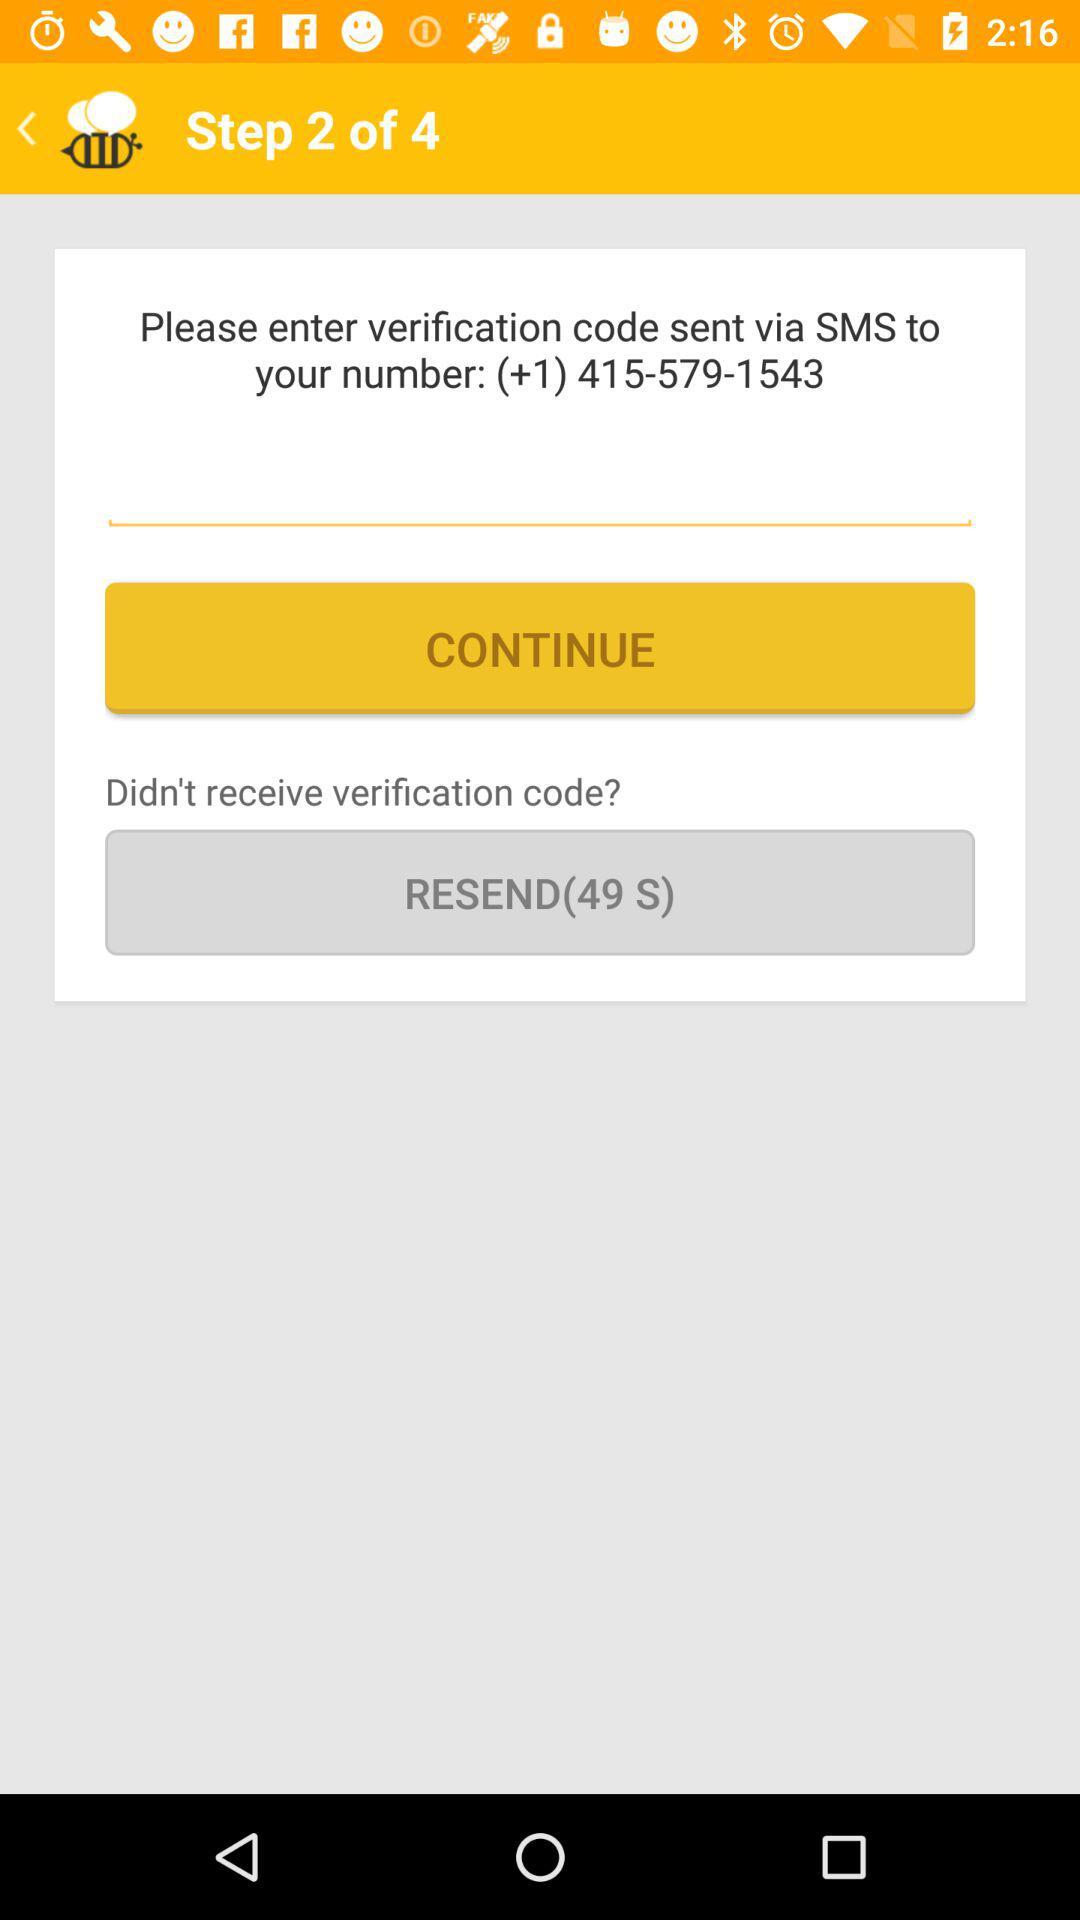 The height and width of the screenshot is (1920, 1080). I want to click on item above didn t receive item, so click(540, 648).